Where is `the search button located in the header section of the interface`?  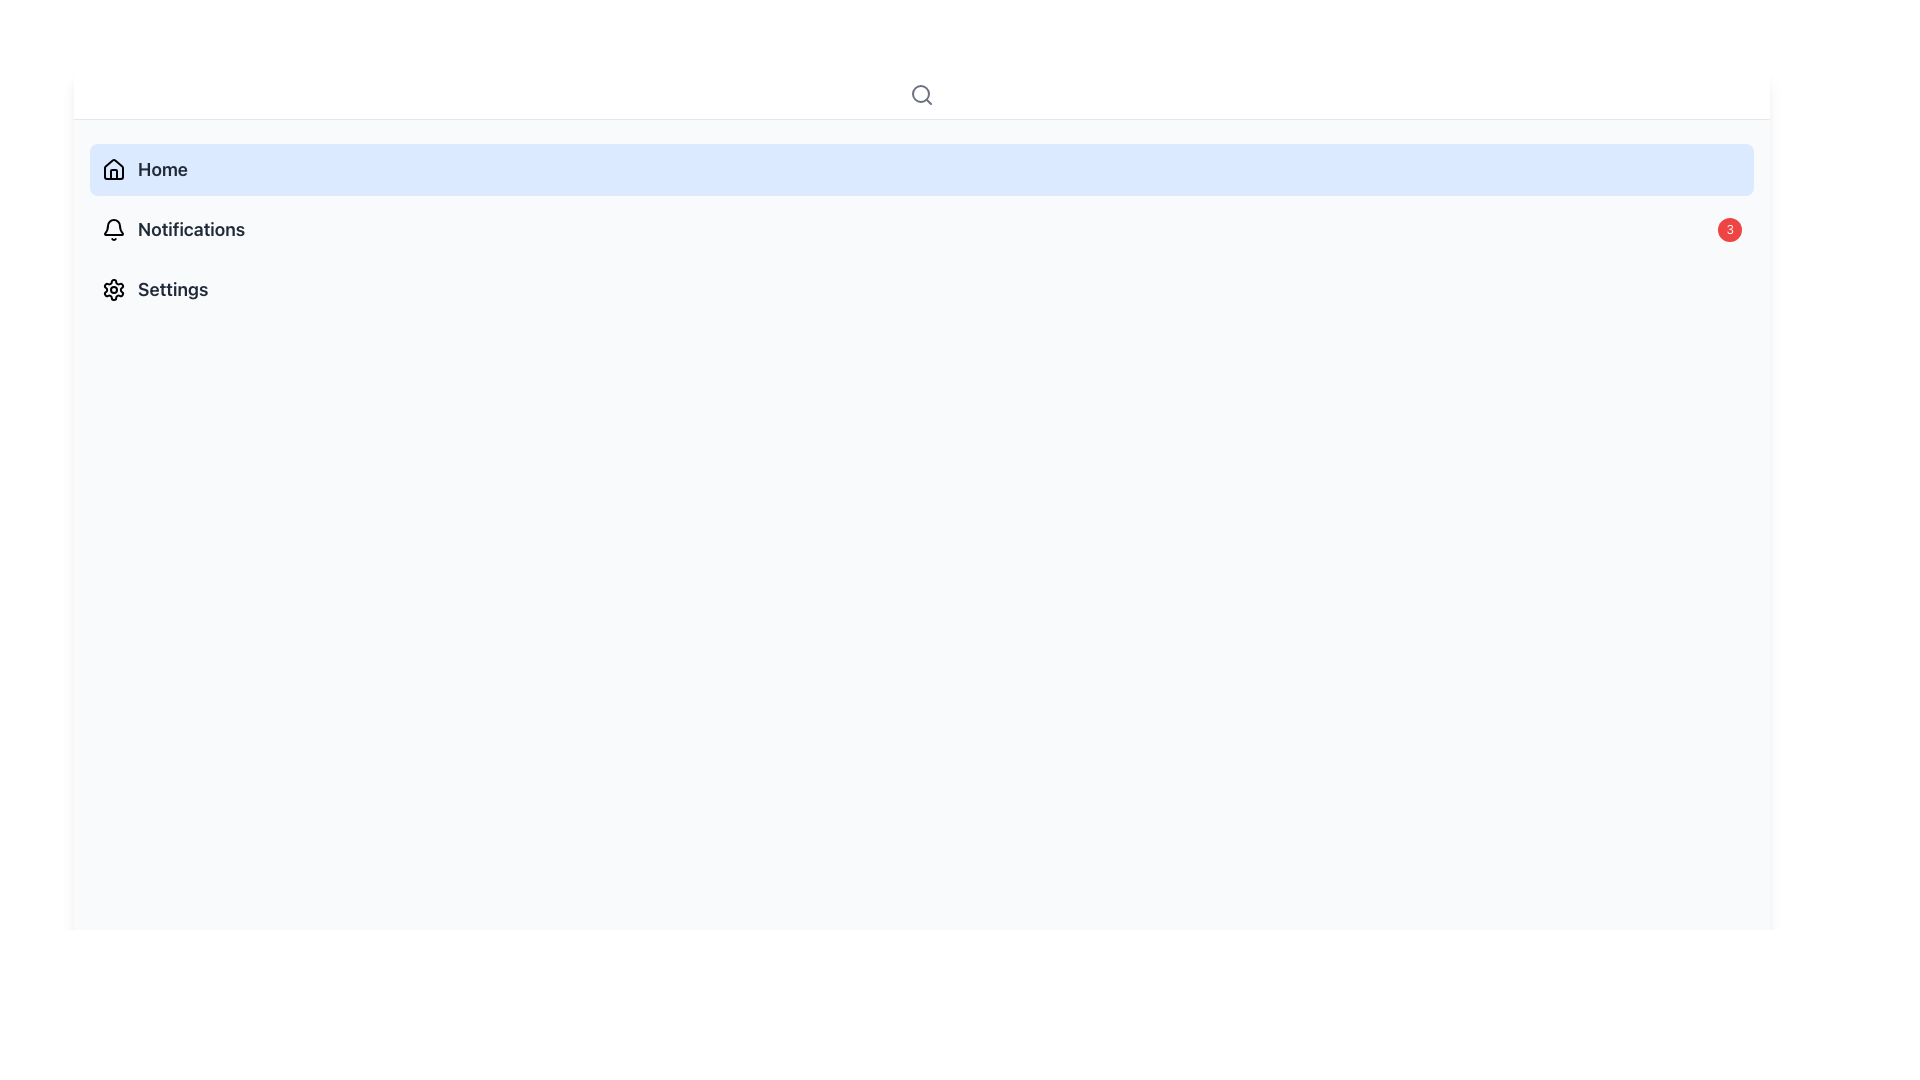
the search button located in the header section of the interface is located at coordinates (920, 95).